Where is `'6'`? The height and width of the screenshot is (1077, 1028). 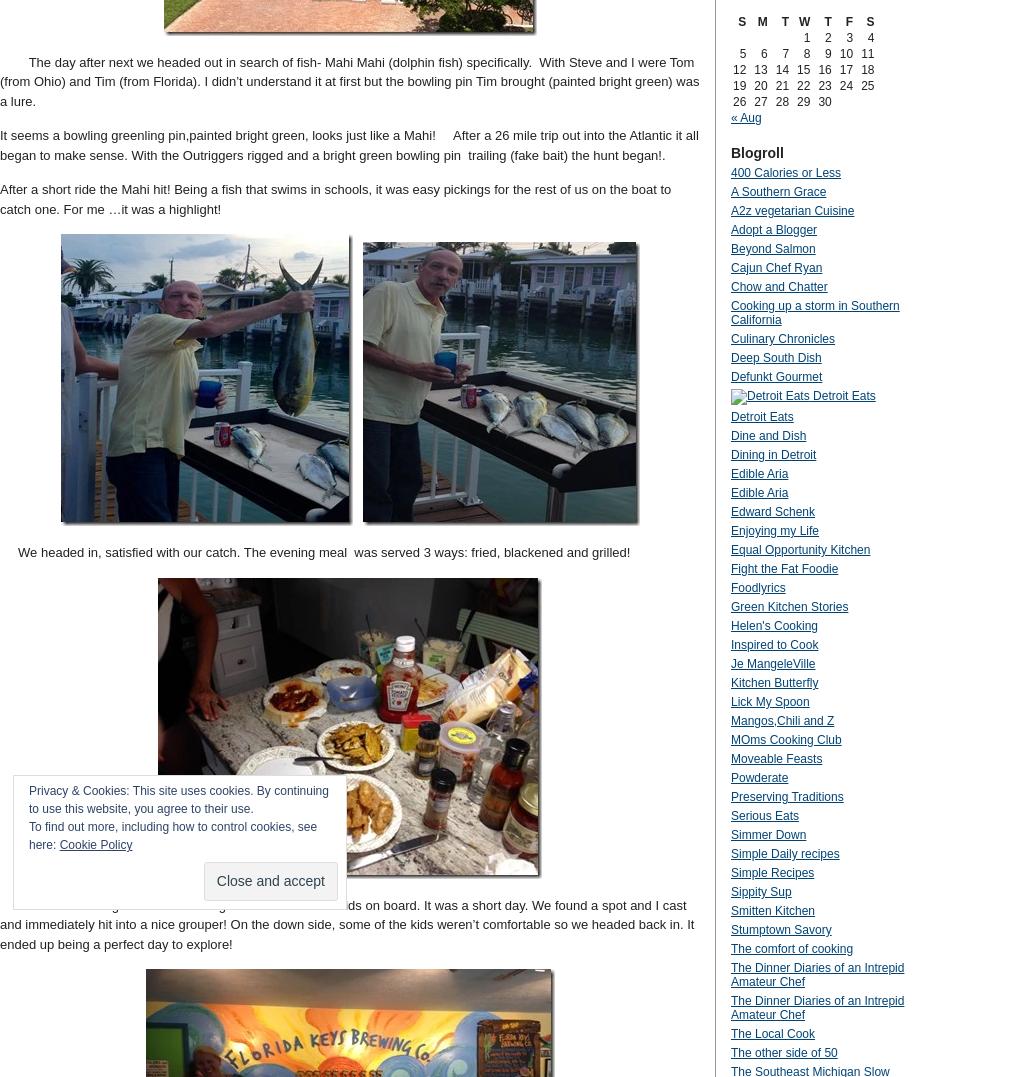 '6' is located at coordinates (763, 53).